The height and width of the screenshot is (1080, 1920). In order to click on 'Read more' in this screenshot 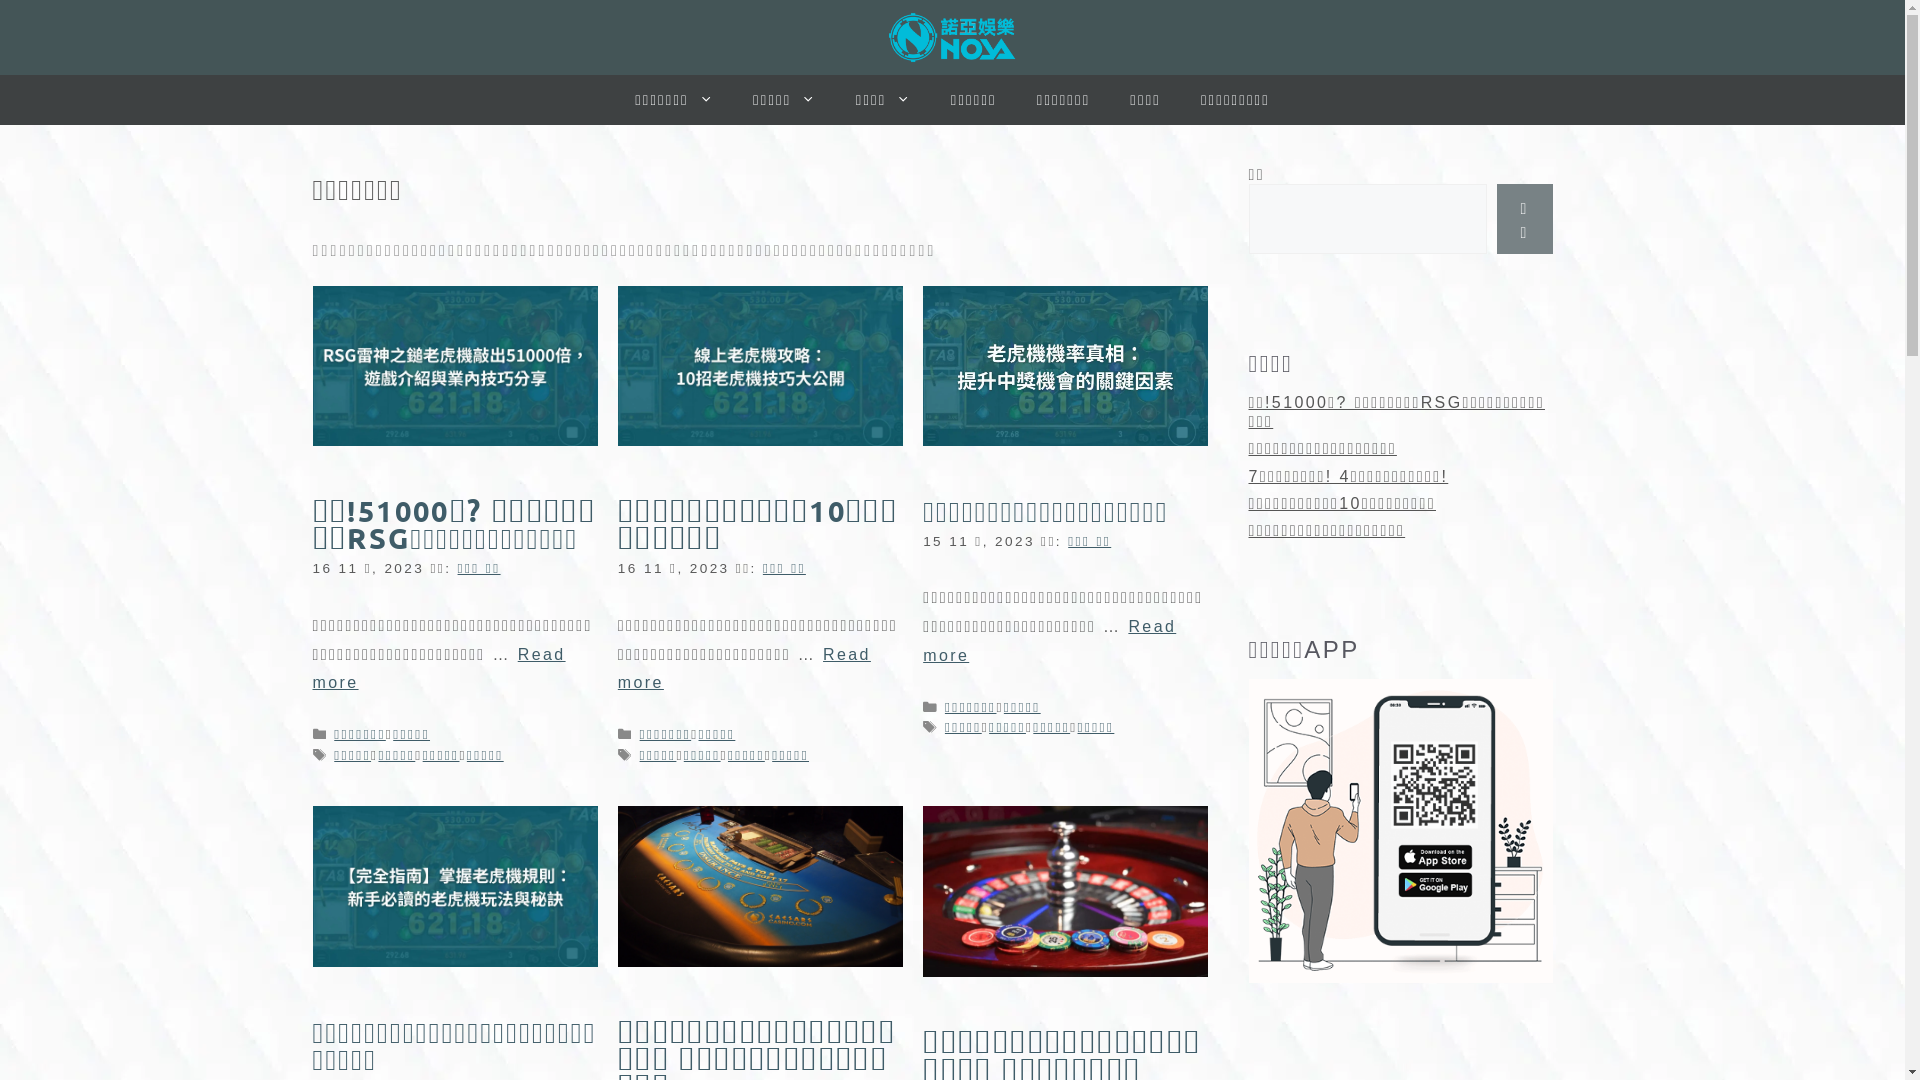, I will do `click(437, 668)`.